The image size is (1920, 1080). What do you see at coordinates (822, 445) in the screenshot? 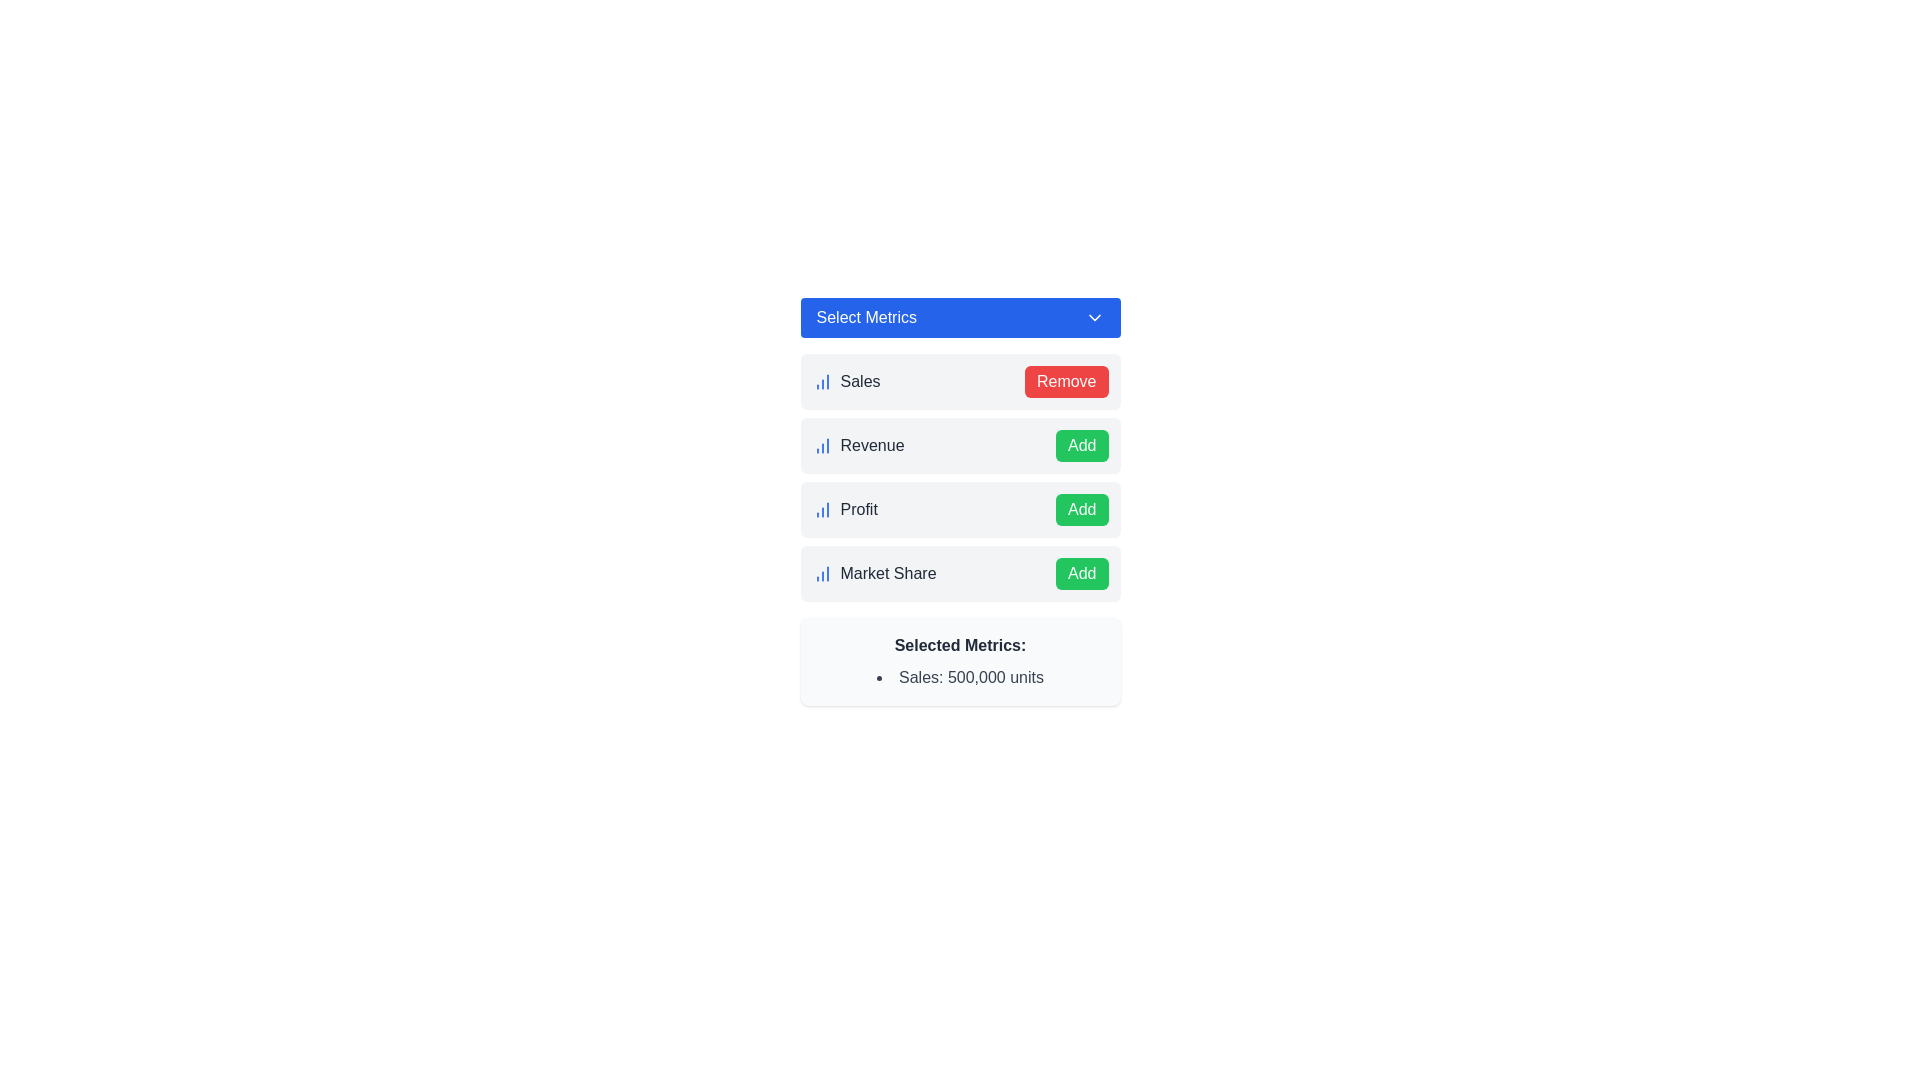
I see `the Revenue category icon, which is located to the left of the text 'Revenue' and second in the vertical list of metrics, following 'Sales' and preceding 'Profit'` at bounding box center [822, 445].